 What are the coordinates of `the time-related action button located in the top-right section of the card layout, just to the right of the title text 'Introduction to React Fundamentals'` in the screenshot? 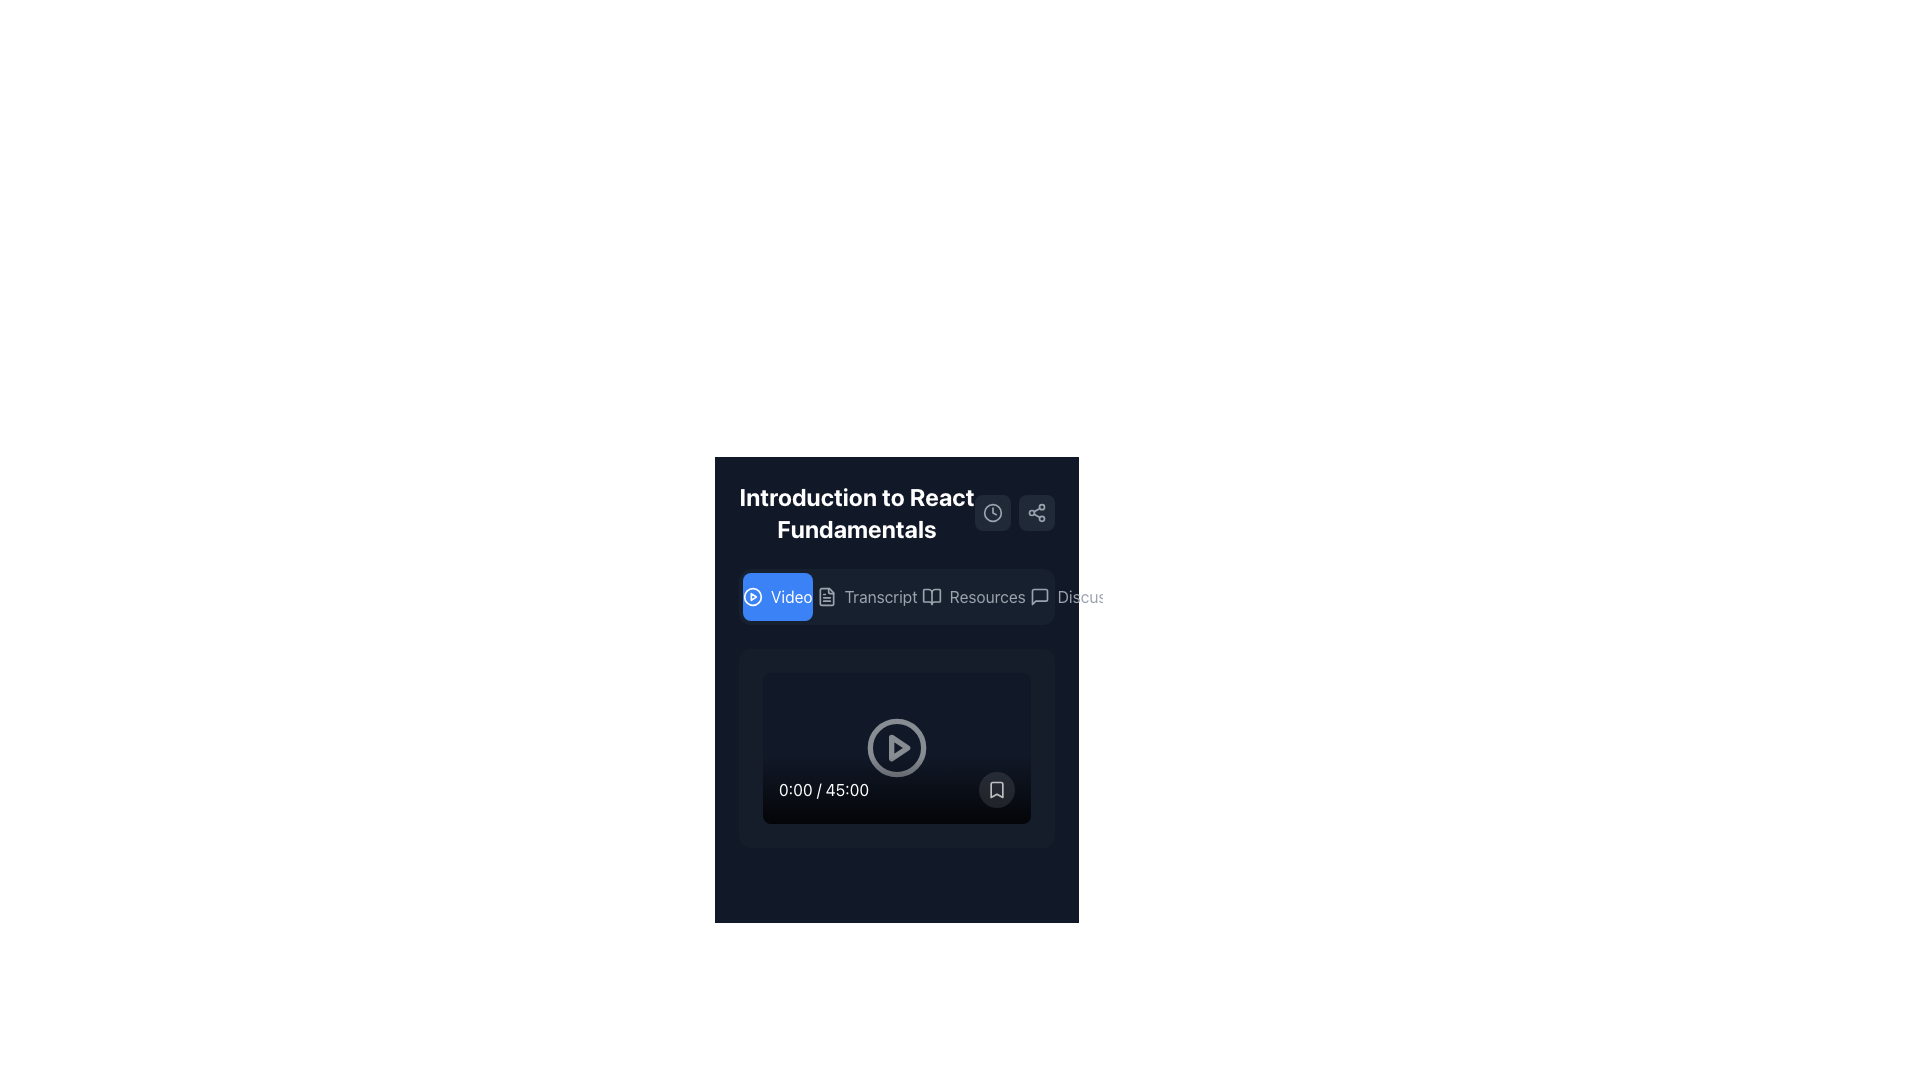 It's located at (993, 512).